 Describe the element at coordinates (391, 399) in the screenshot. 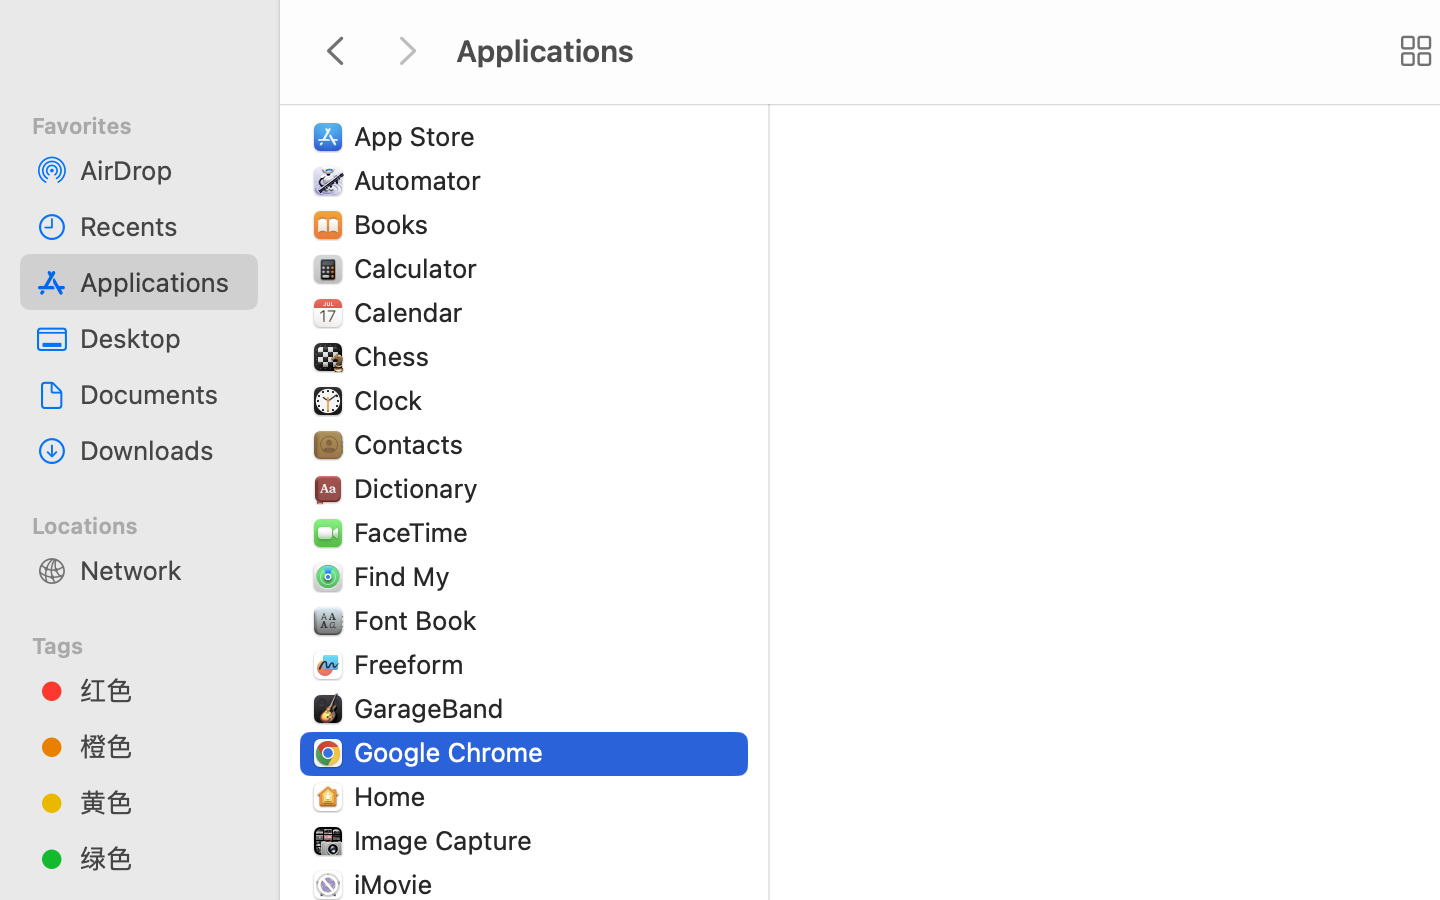

I see `'Clock'` at that location.